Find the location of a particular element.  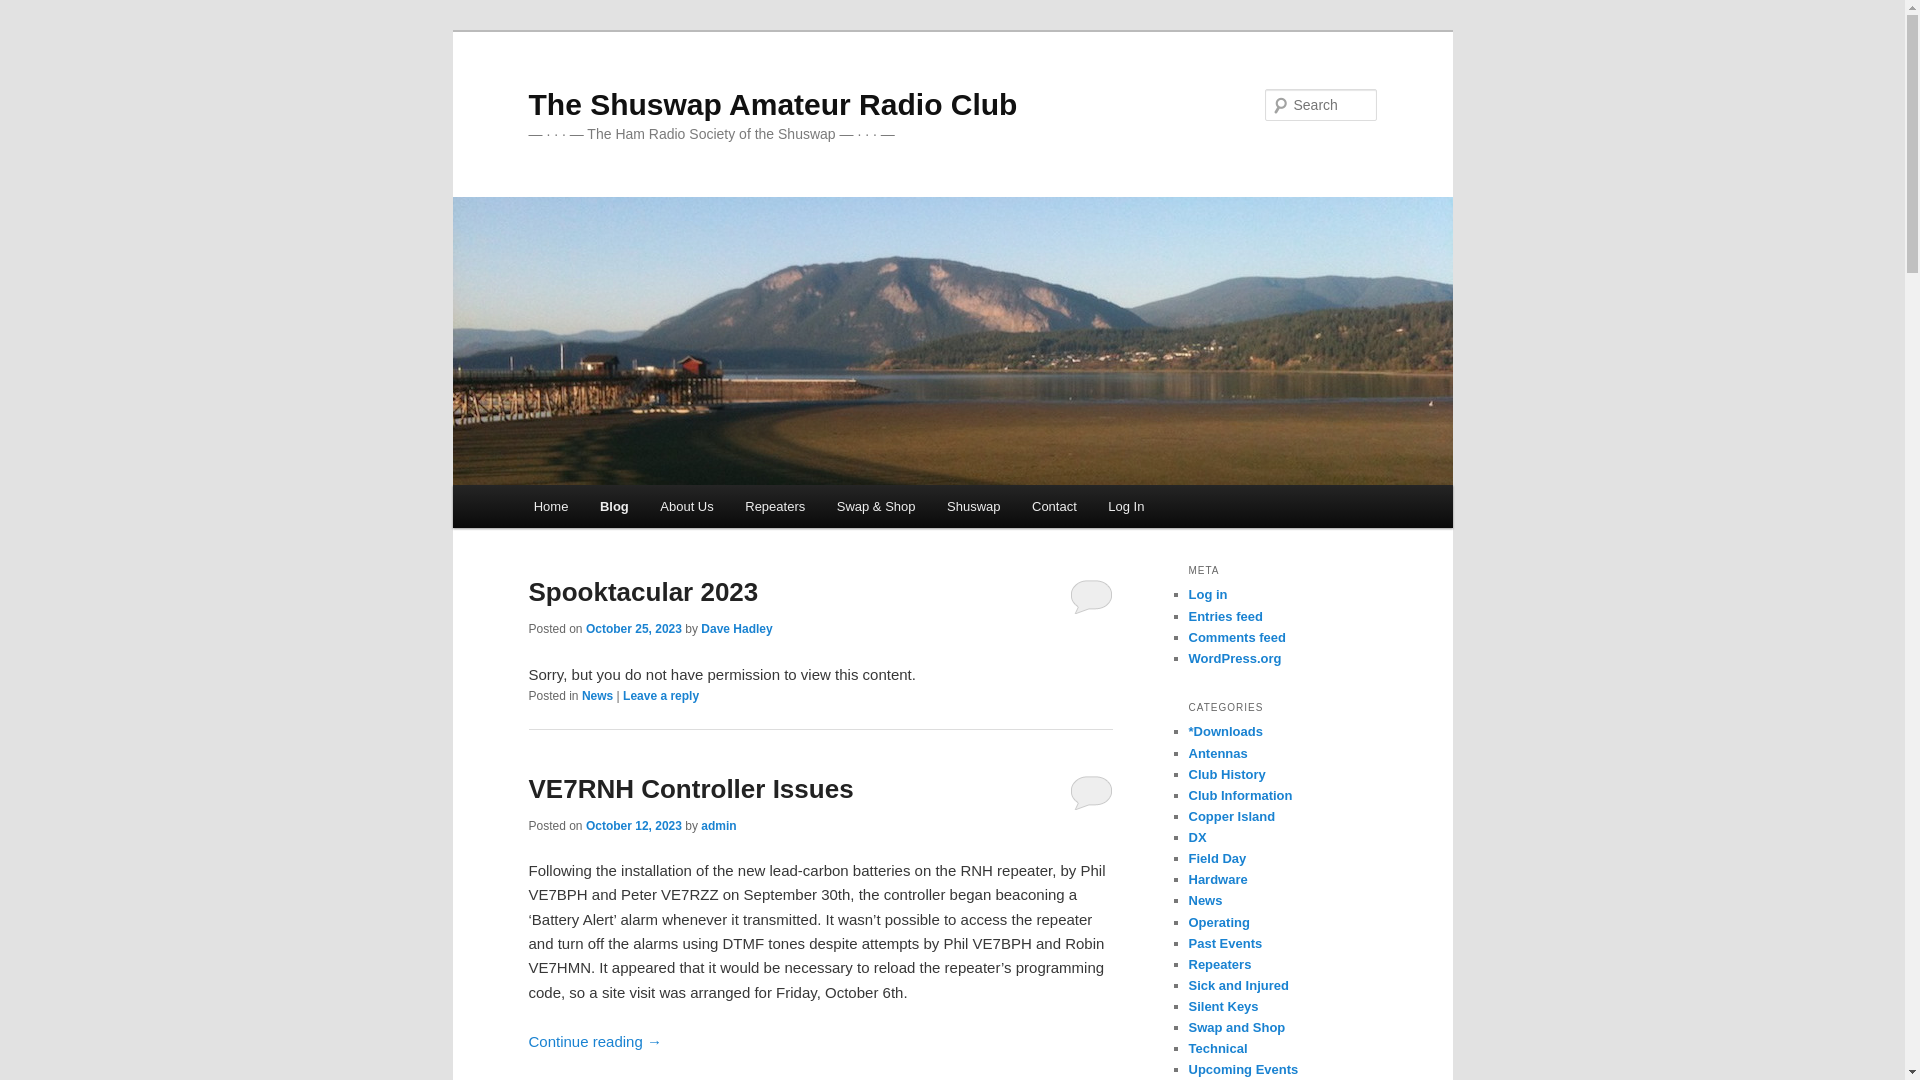

'Hardware' is located at coordinates (1188, 878).